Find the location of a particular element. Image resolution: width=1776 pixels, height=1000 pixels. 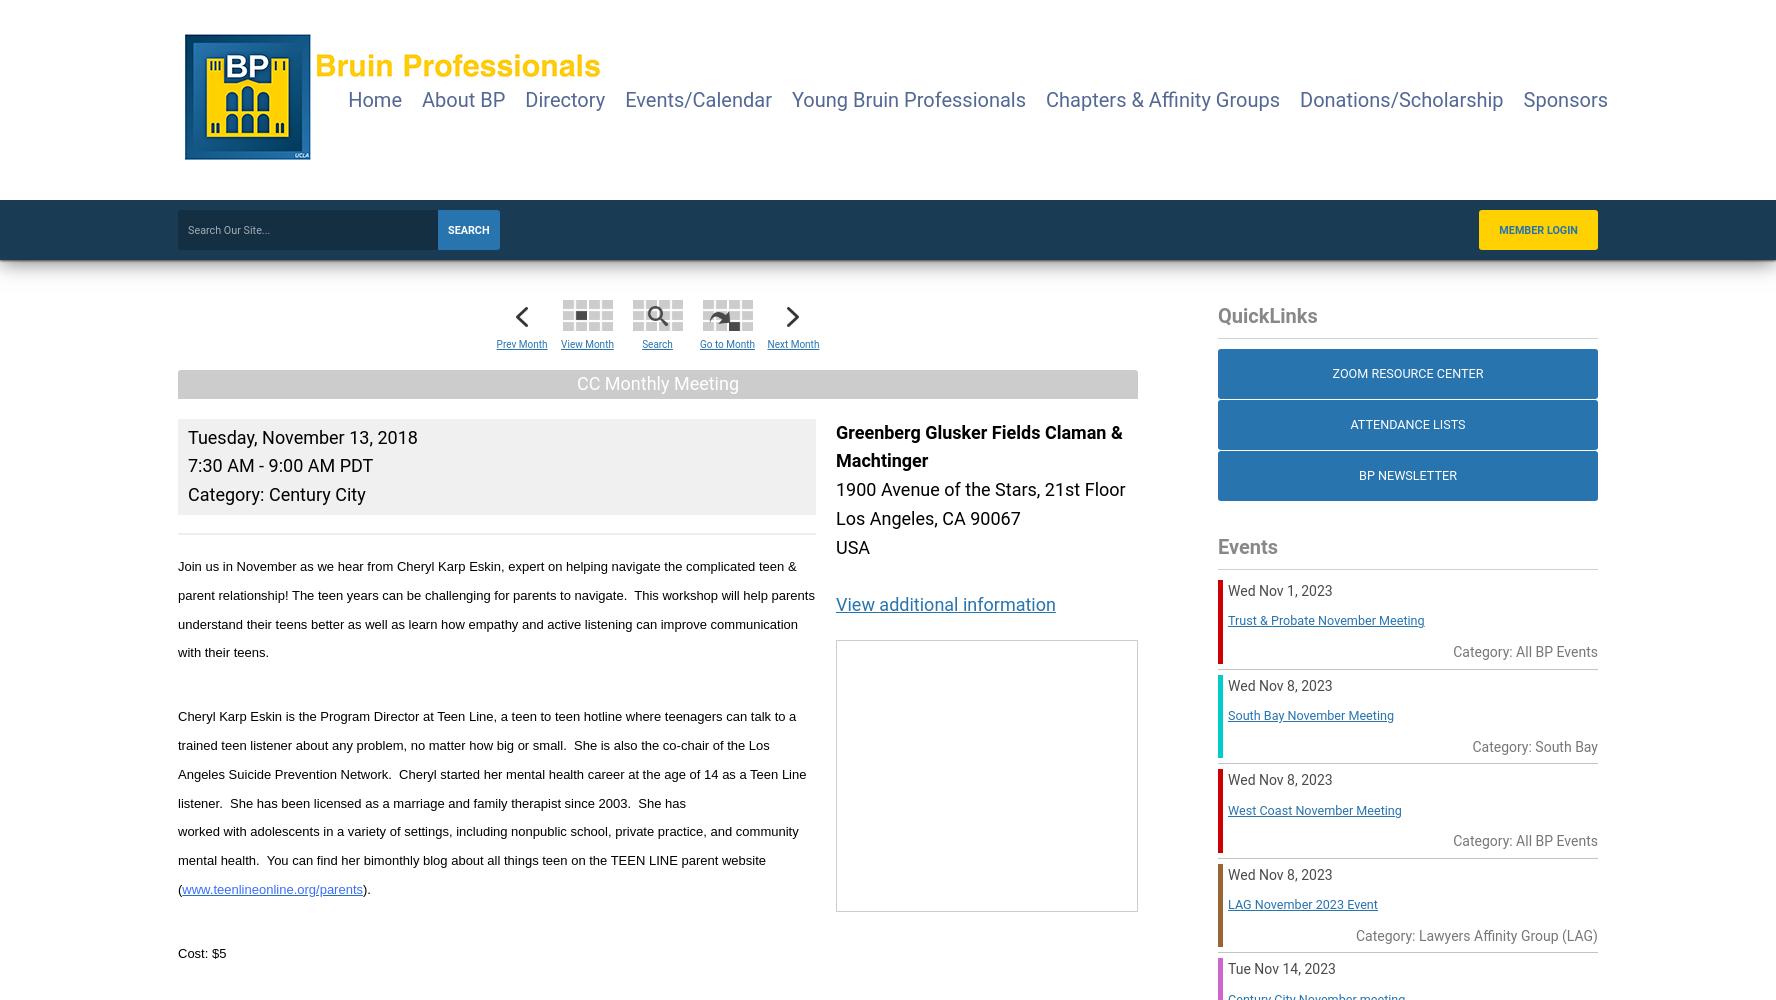

'Category: Lawyers Affinity Group (LAG)' is located at coordinates (1476, 935).